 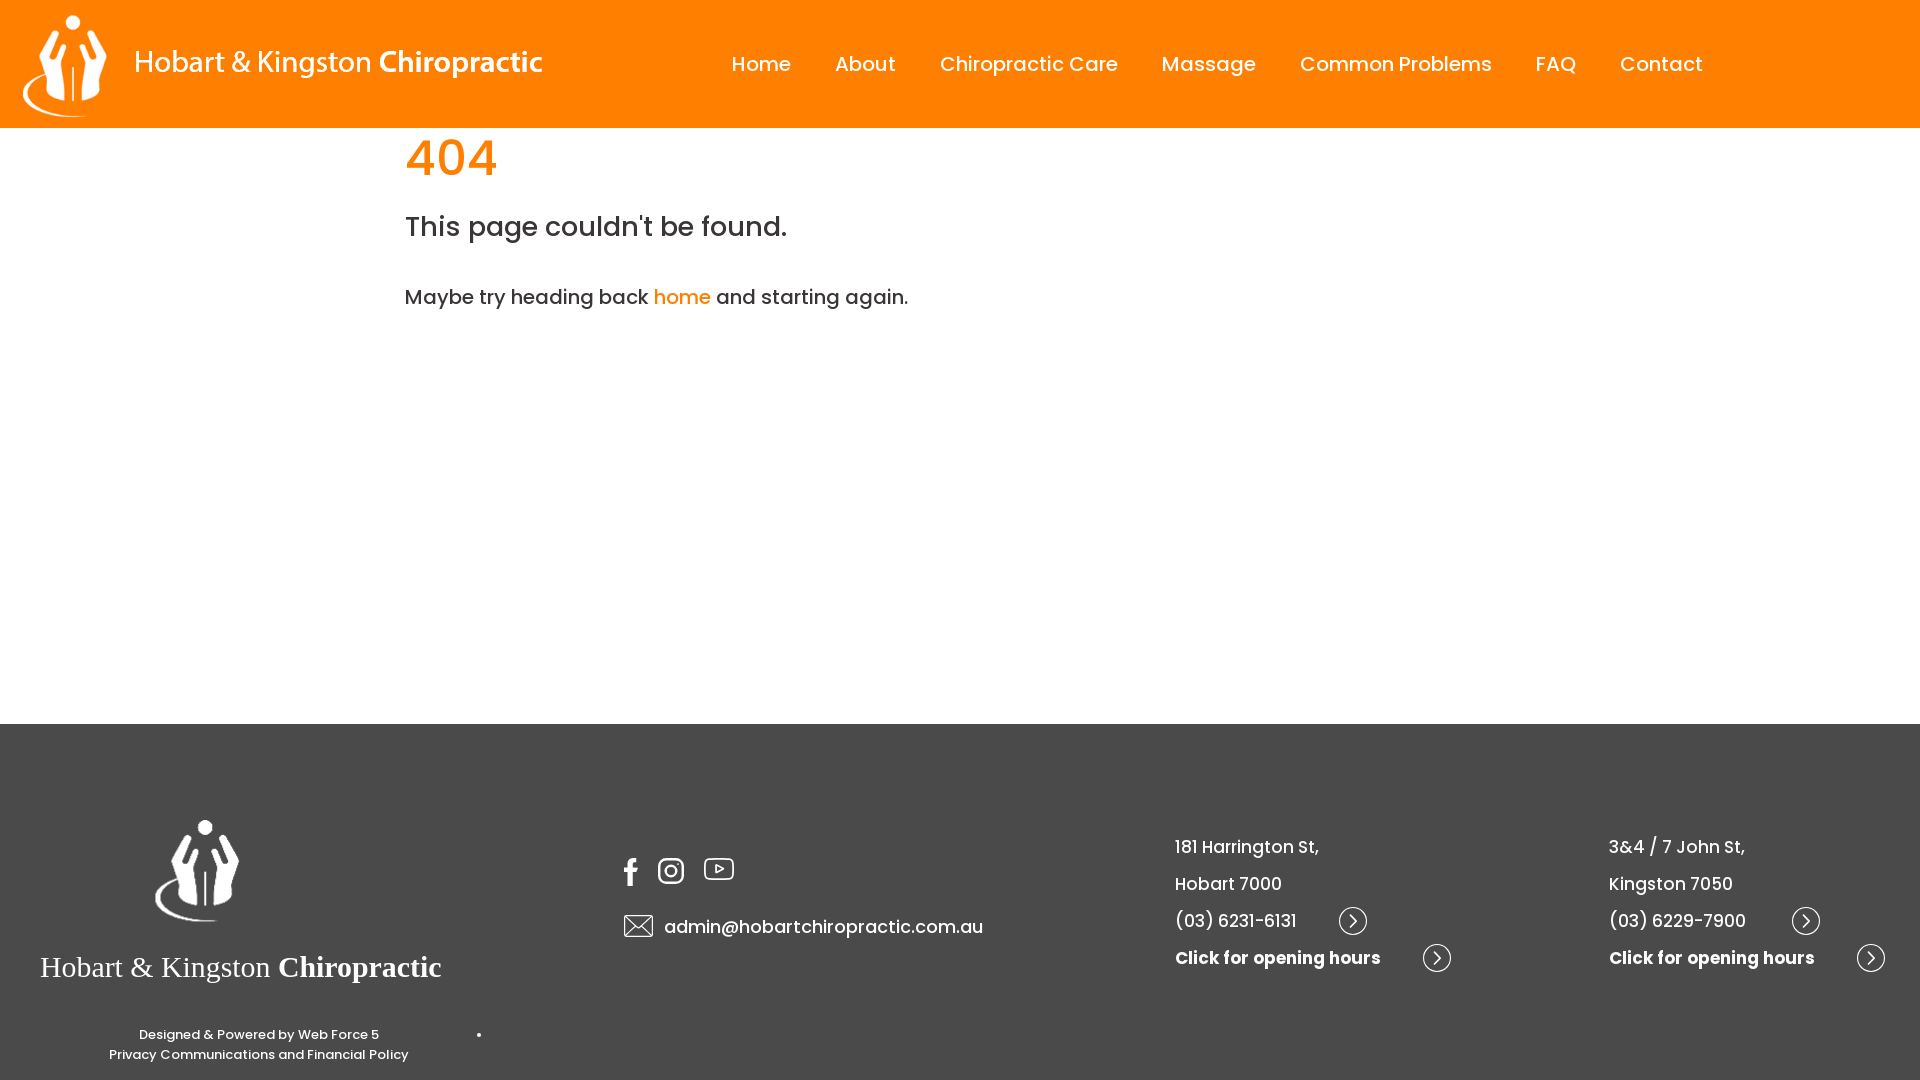 What do you see at coordinates (1554, 63) in the screenshot?
I see `'FAQ'` at bounding box center [1554, 63].